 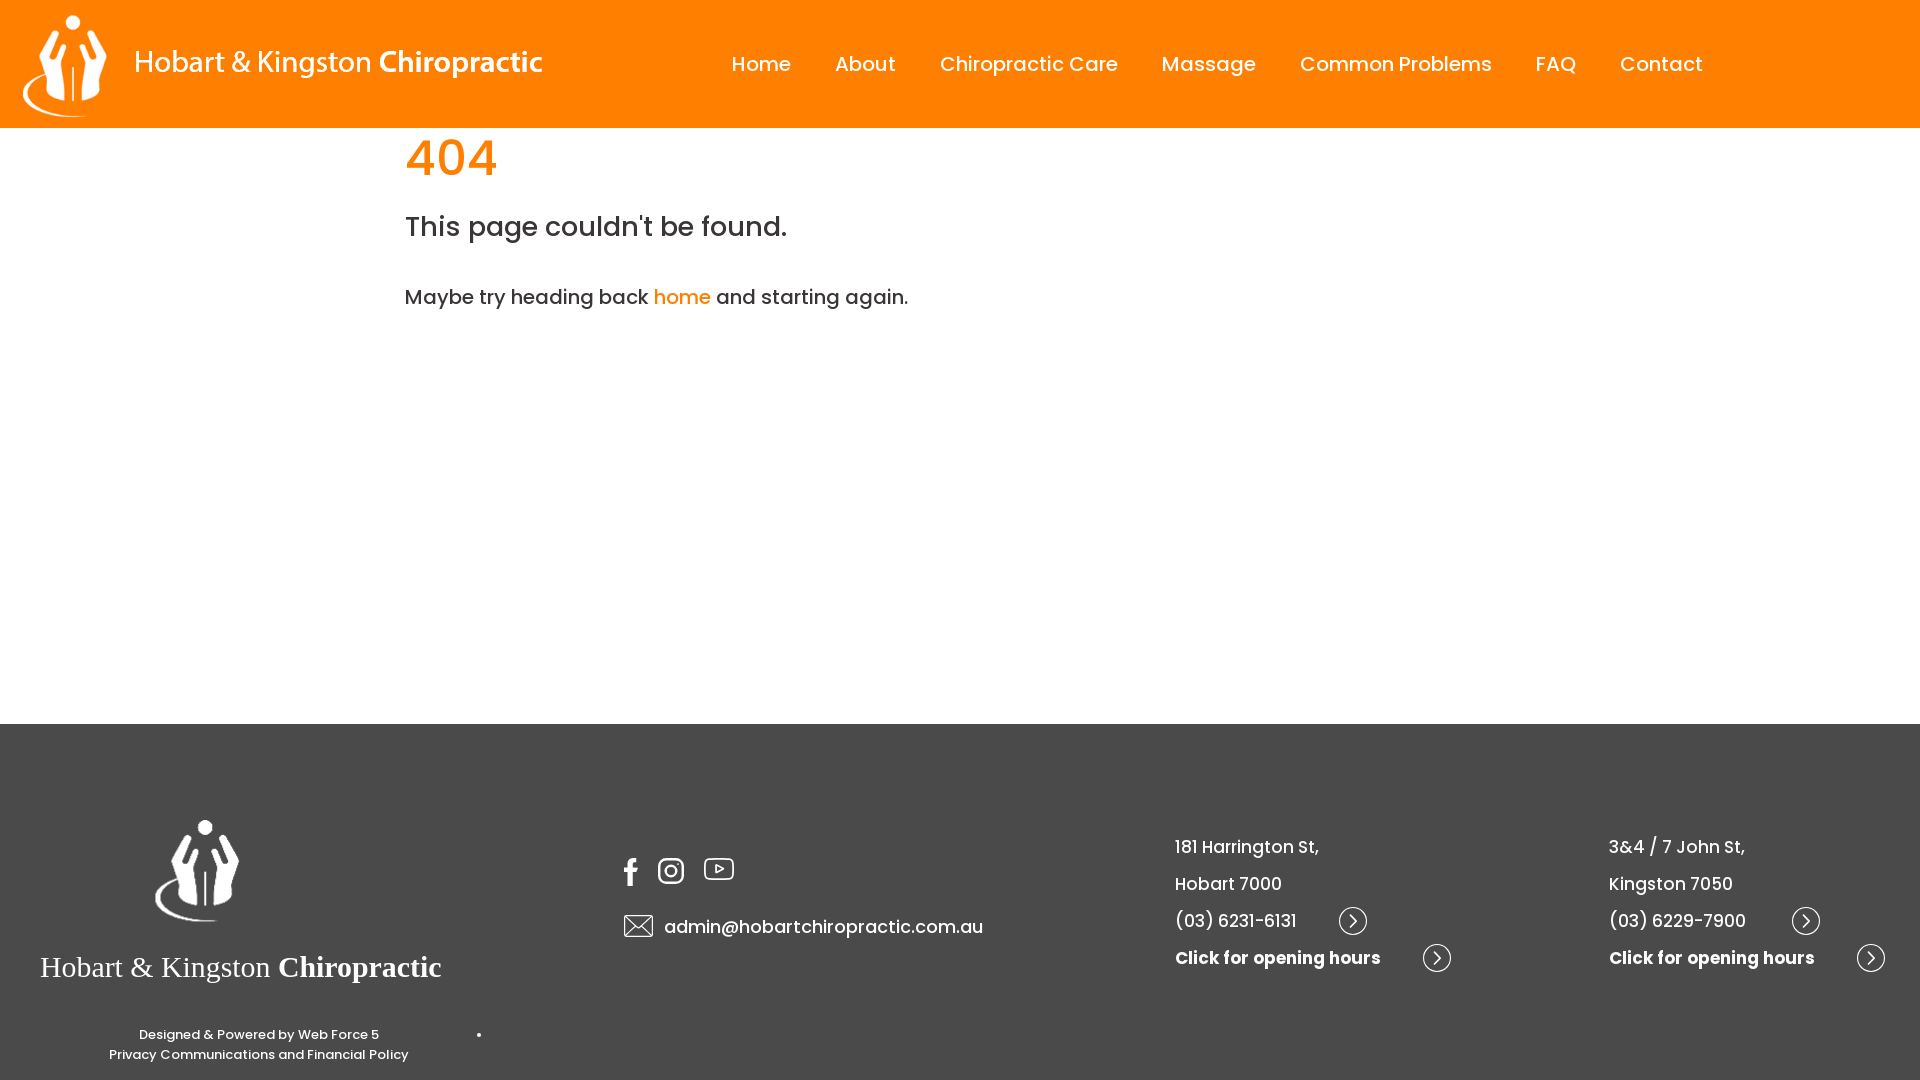 What do you see at coordinates (1554, 63) in the screenshot?
I see `'FAQ'` at bounding box center [1554, 63].